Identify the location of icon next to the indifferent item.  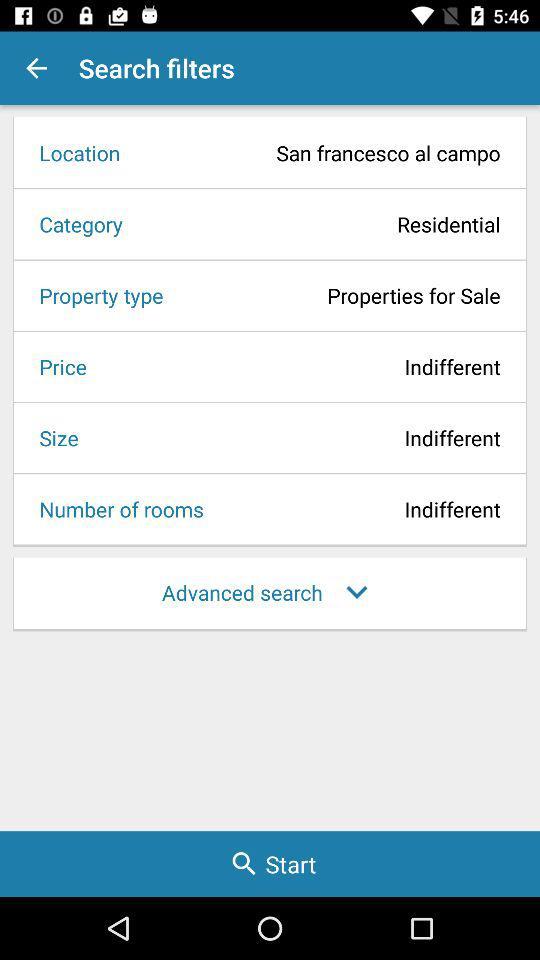
(56, 365).